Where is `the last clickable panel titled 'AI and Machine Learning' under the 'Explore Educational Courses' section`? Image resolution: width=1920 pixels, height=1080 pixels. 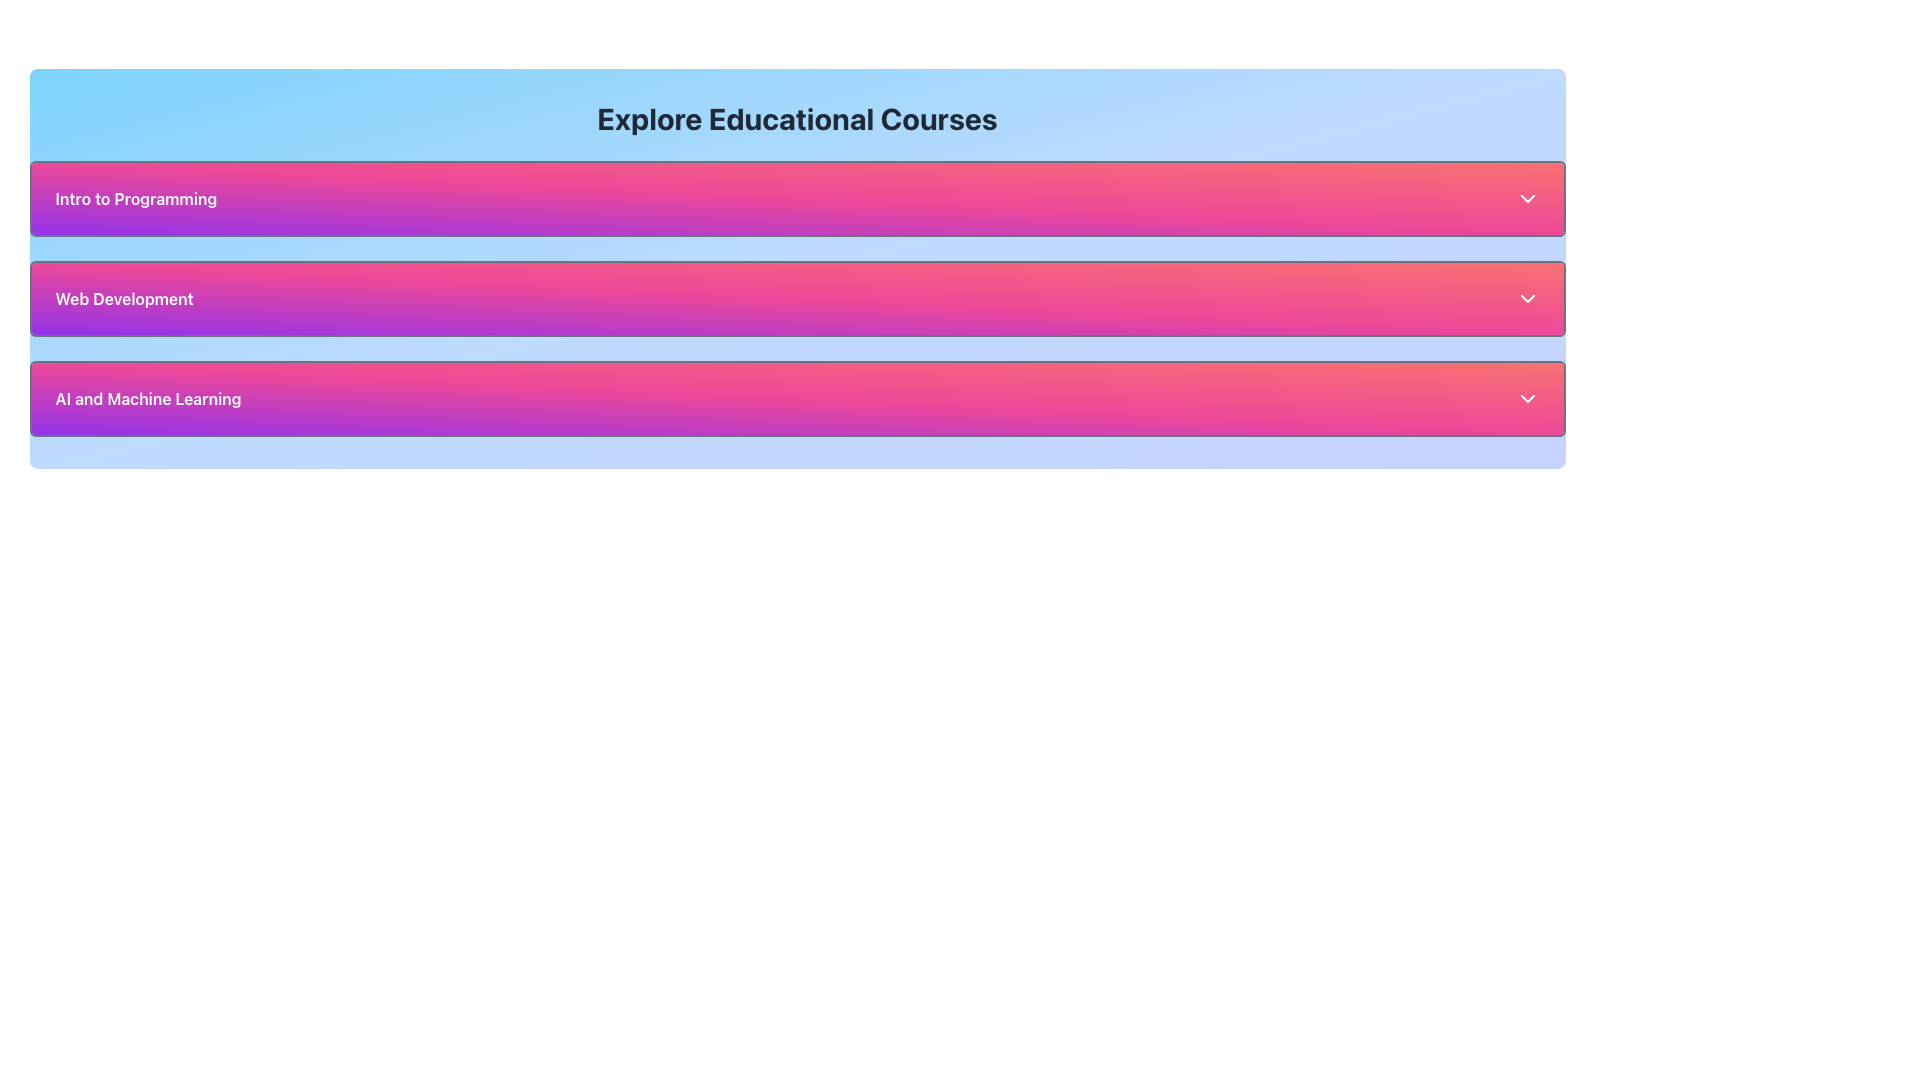 the last clickable panel titled 'AI and Machine Learning' under the 'Explore Educational Courses' section is located at coordinates (796, 398).